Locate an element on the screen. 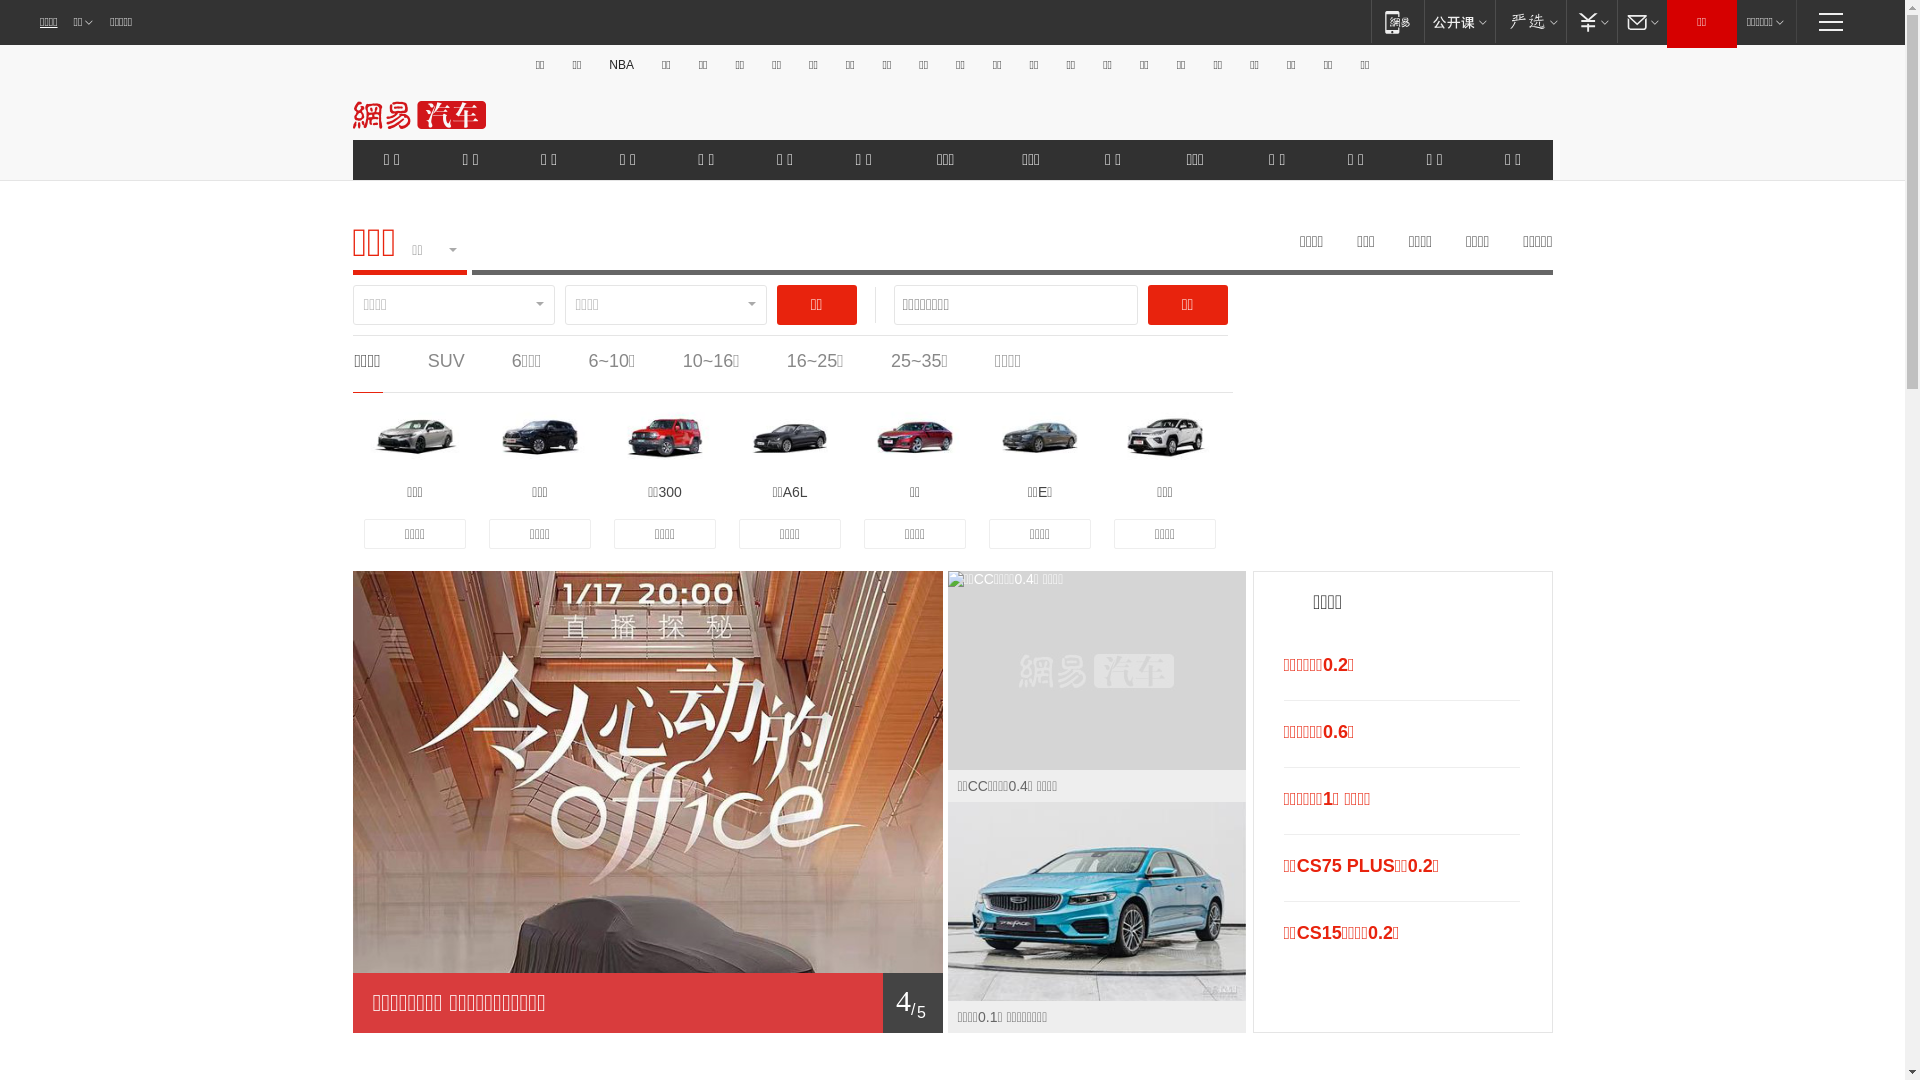  'NBA' is located at coordinates (620, 64).